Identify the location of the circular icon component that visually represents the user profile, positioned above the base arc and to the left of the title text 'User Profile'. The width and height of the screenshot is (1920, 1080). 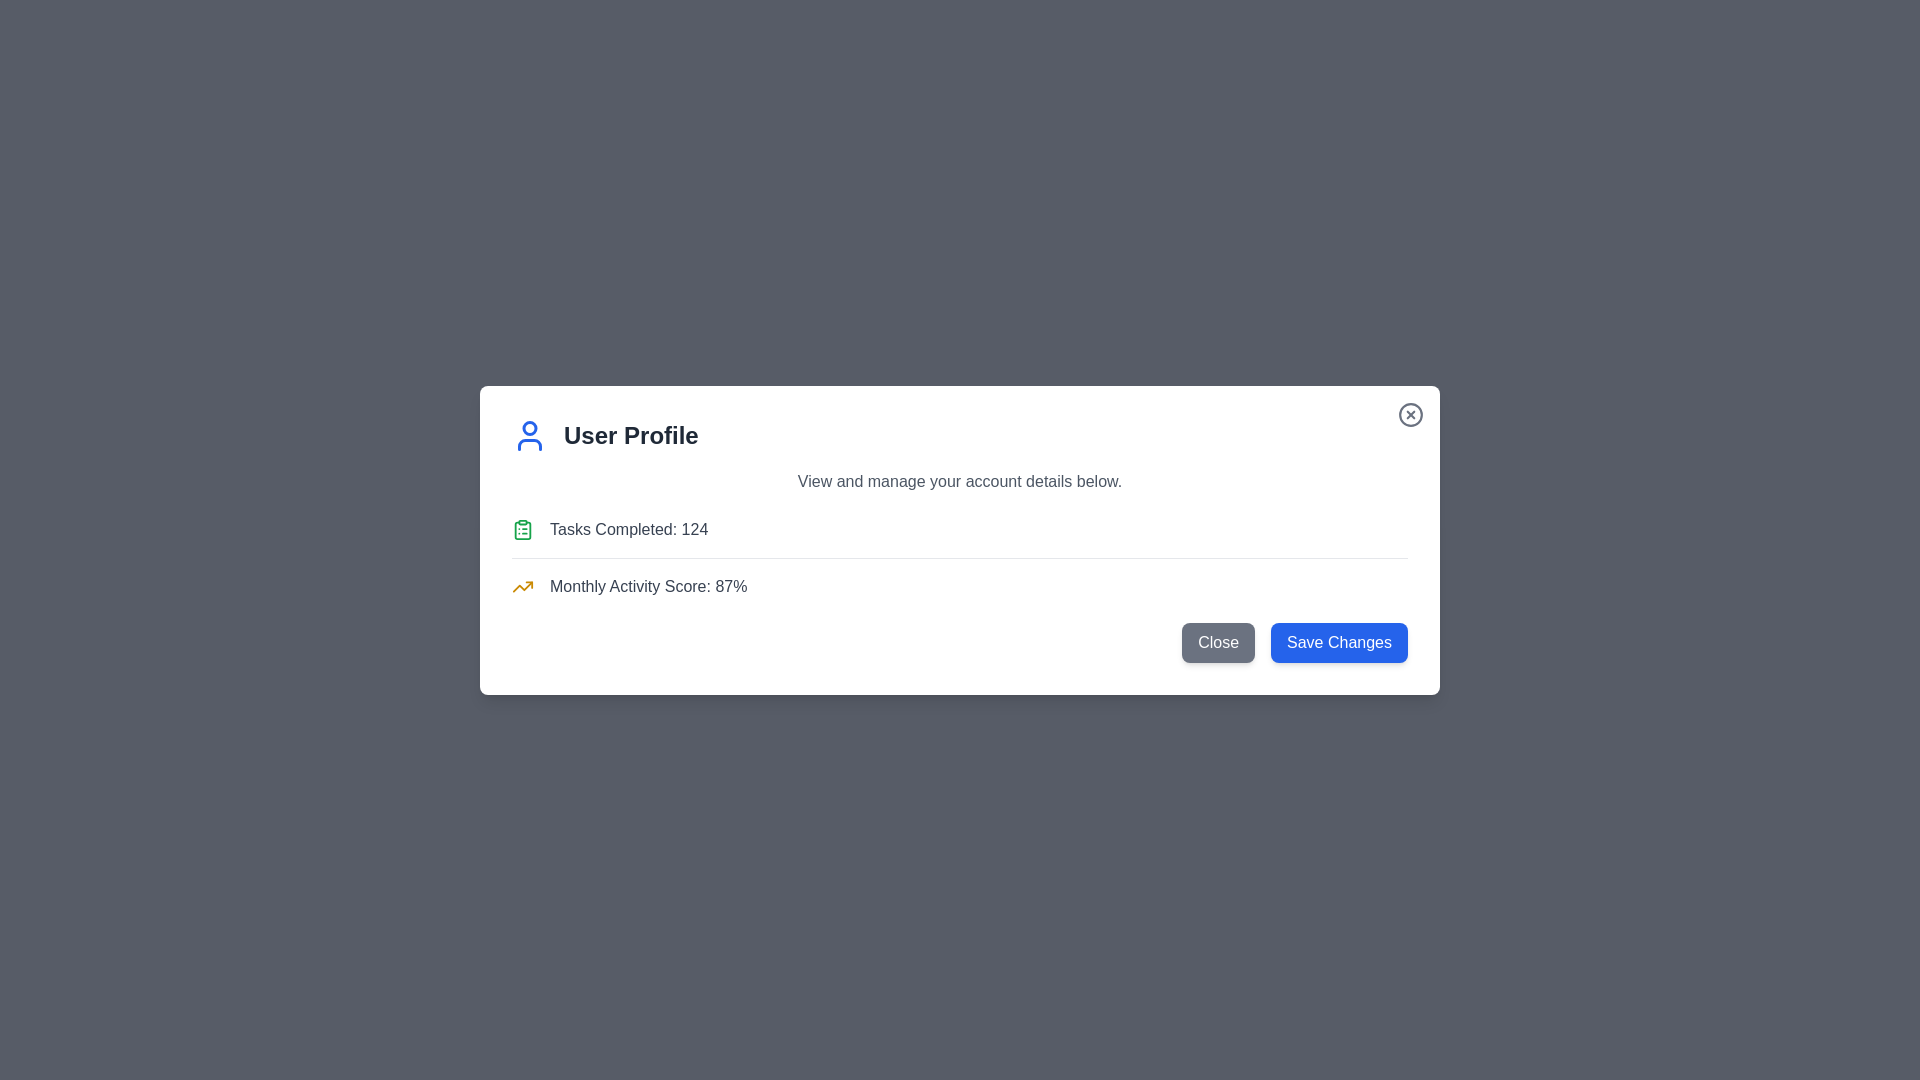
(529, 427).